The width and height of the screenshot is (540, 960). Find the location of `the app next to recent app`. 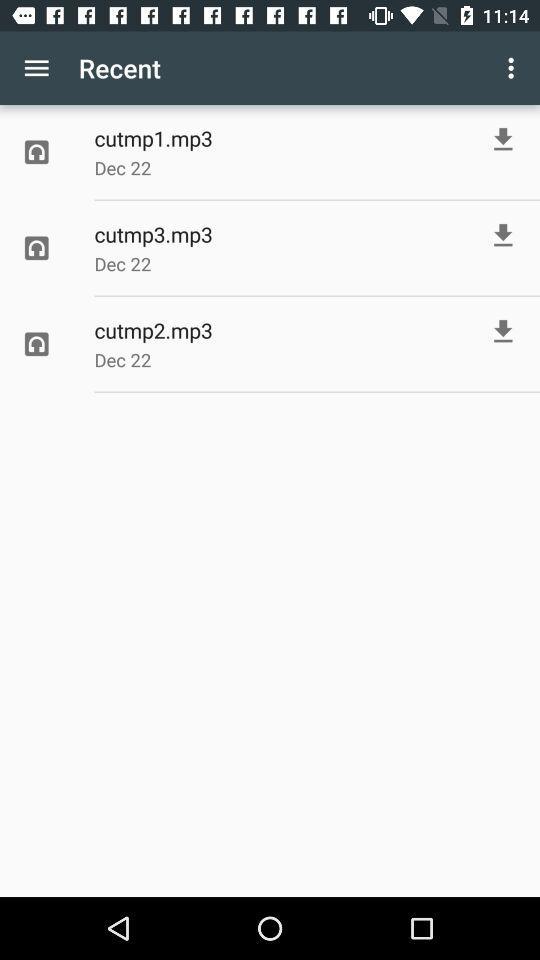

the app next to recent app is located at coordinates (513, 68).